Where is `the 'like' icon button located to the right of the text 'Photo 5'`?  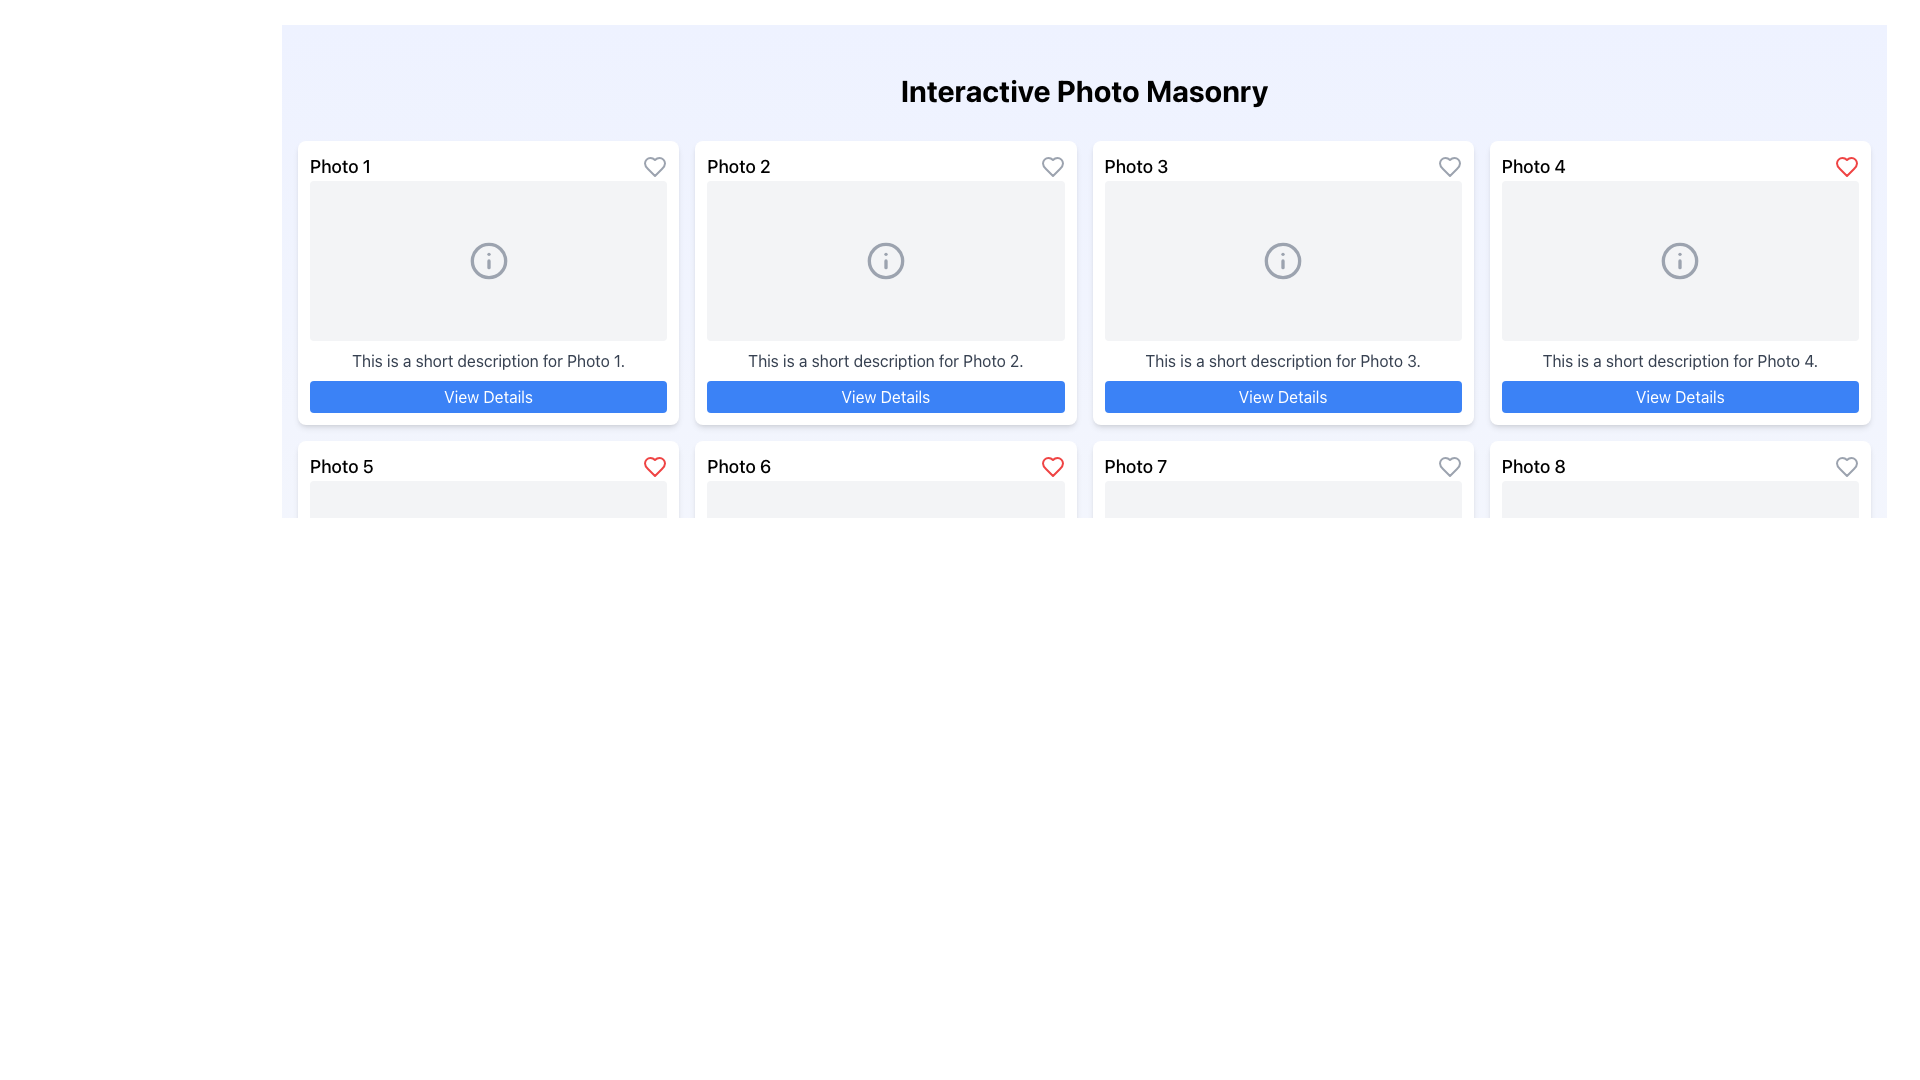
the 'like' icon button located to the right of the text 'Photo 5' is located at coordinates (654, 466).